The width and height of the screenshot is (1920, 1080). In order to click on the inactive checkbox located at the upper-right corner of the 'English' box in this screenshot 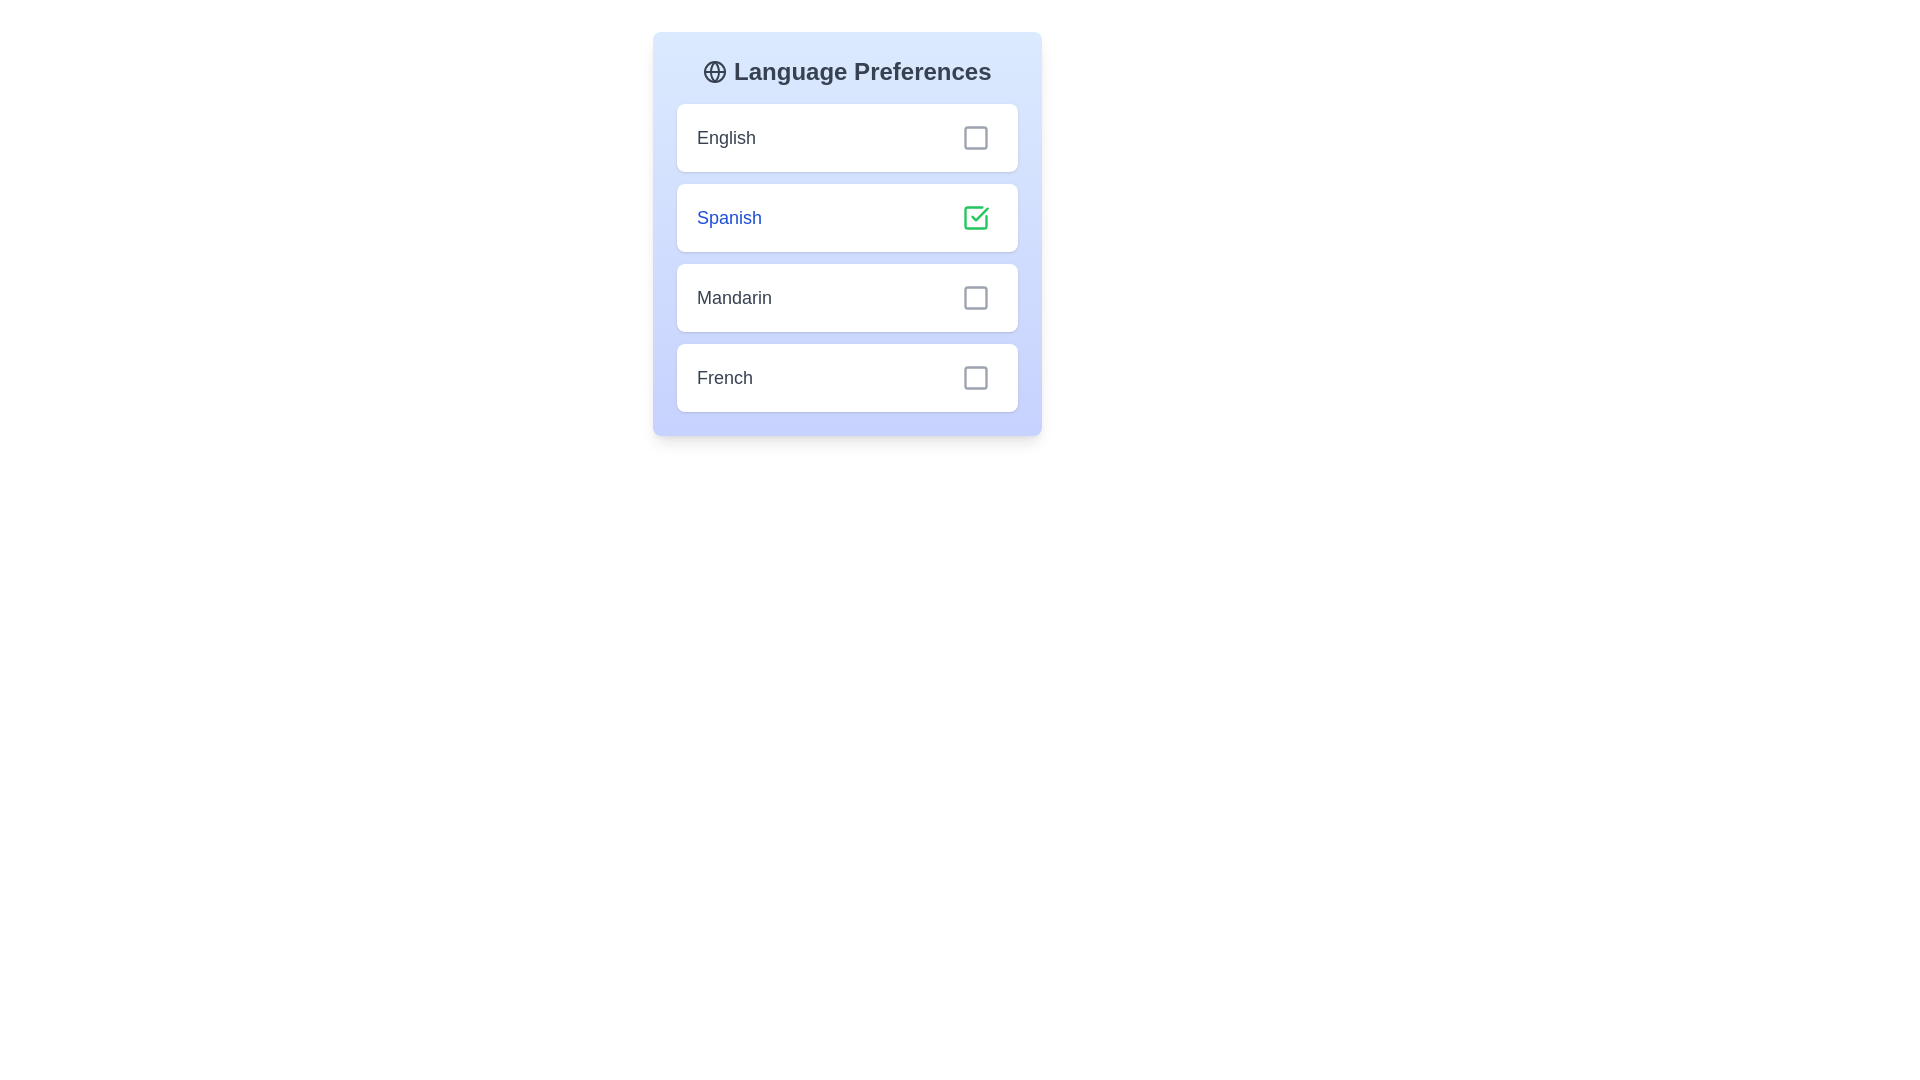, I will do `click(975, 137)`.